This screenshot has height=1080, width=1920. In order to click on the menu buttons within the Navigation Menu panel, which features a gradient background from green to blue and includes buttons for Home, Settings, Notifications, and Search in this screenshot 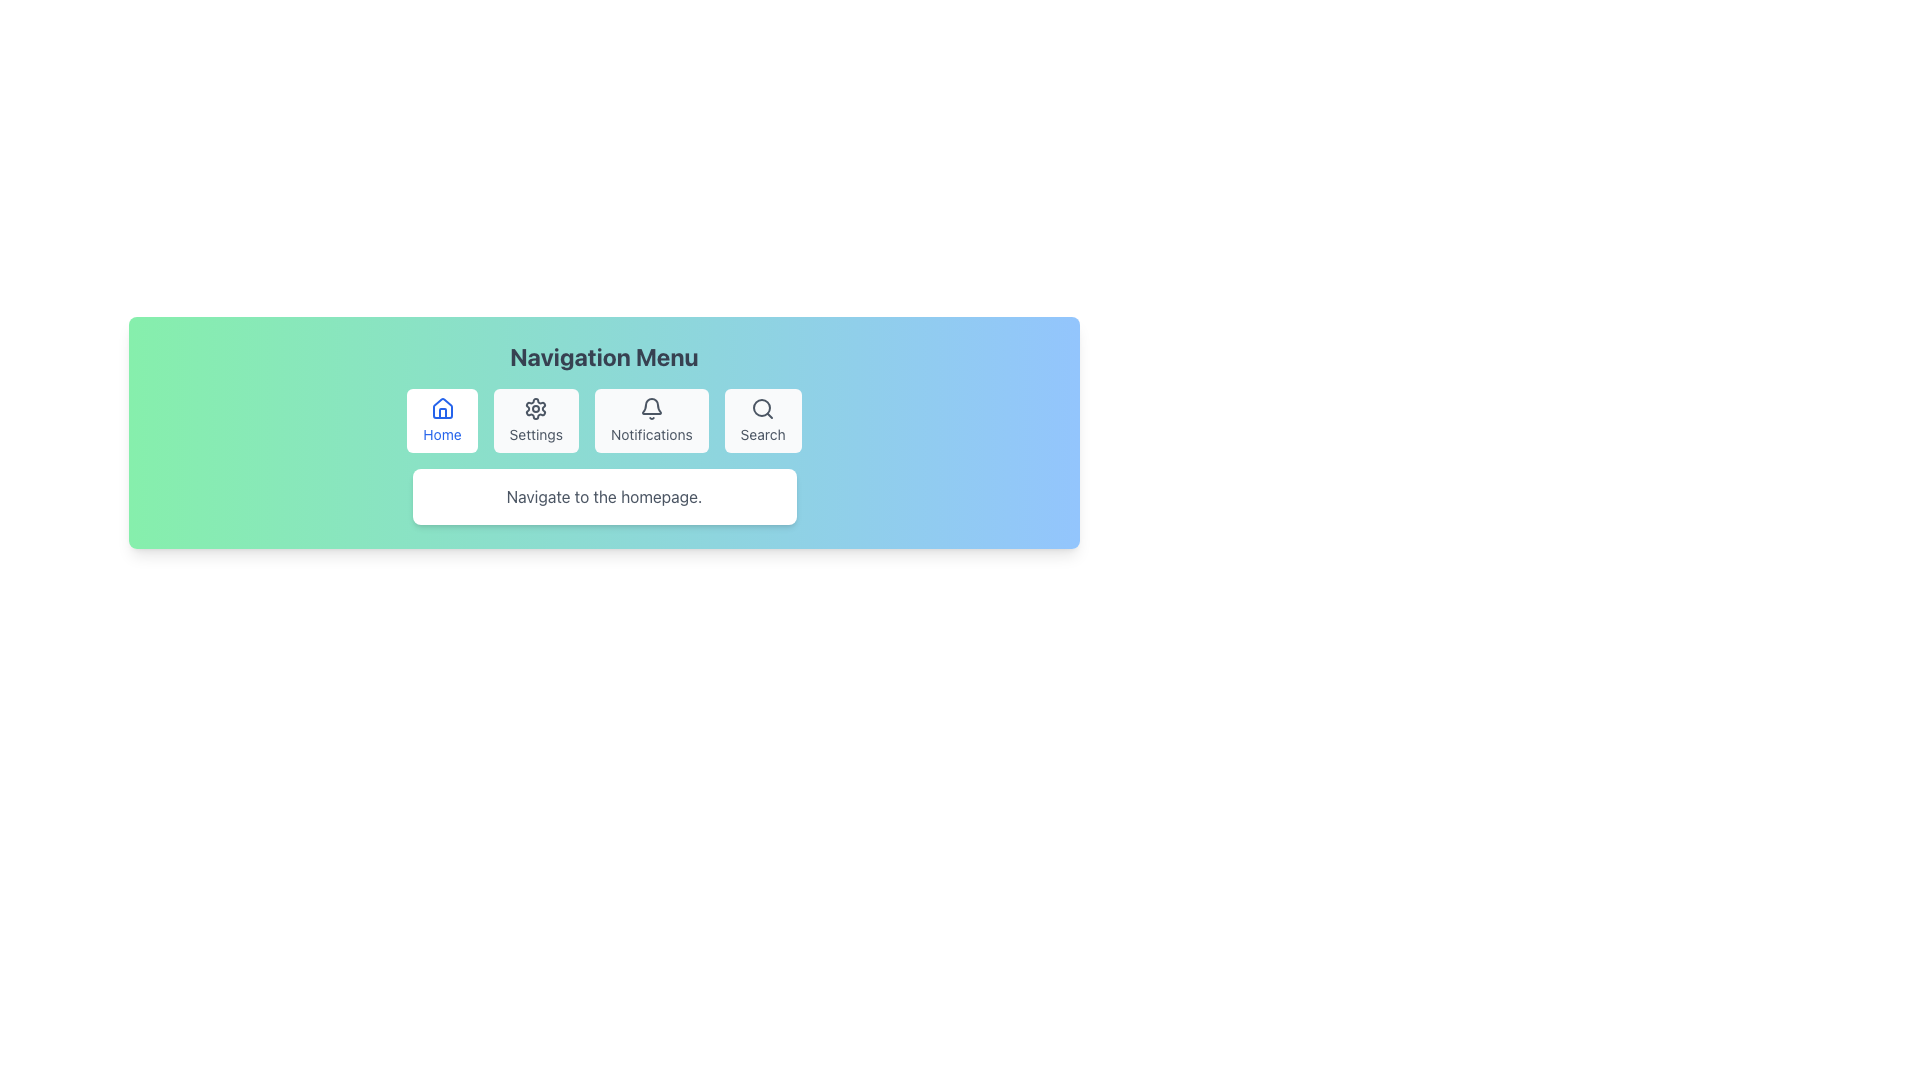, I will do `click(603, 431)`.